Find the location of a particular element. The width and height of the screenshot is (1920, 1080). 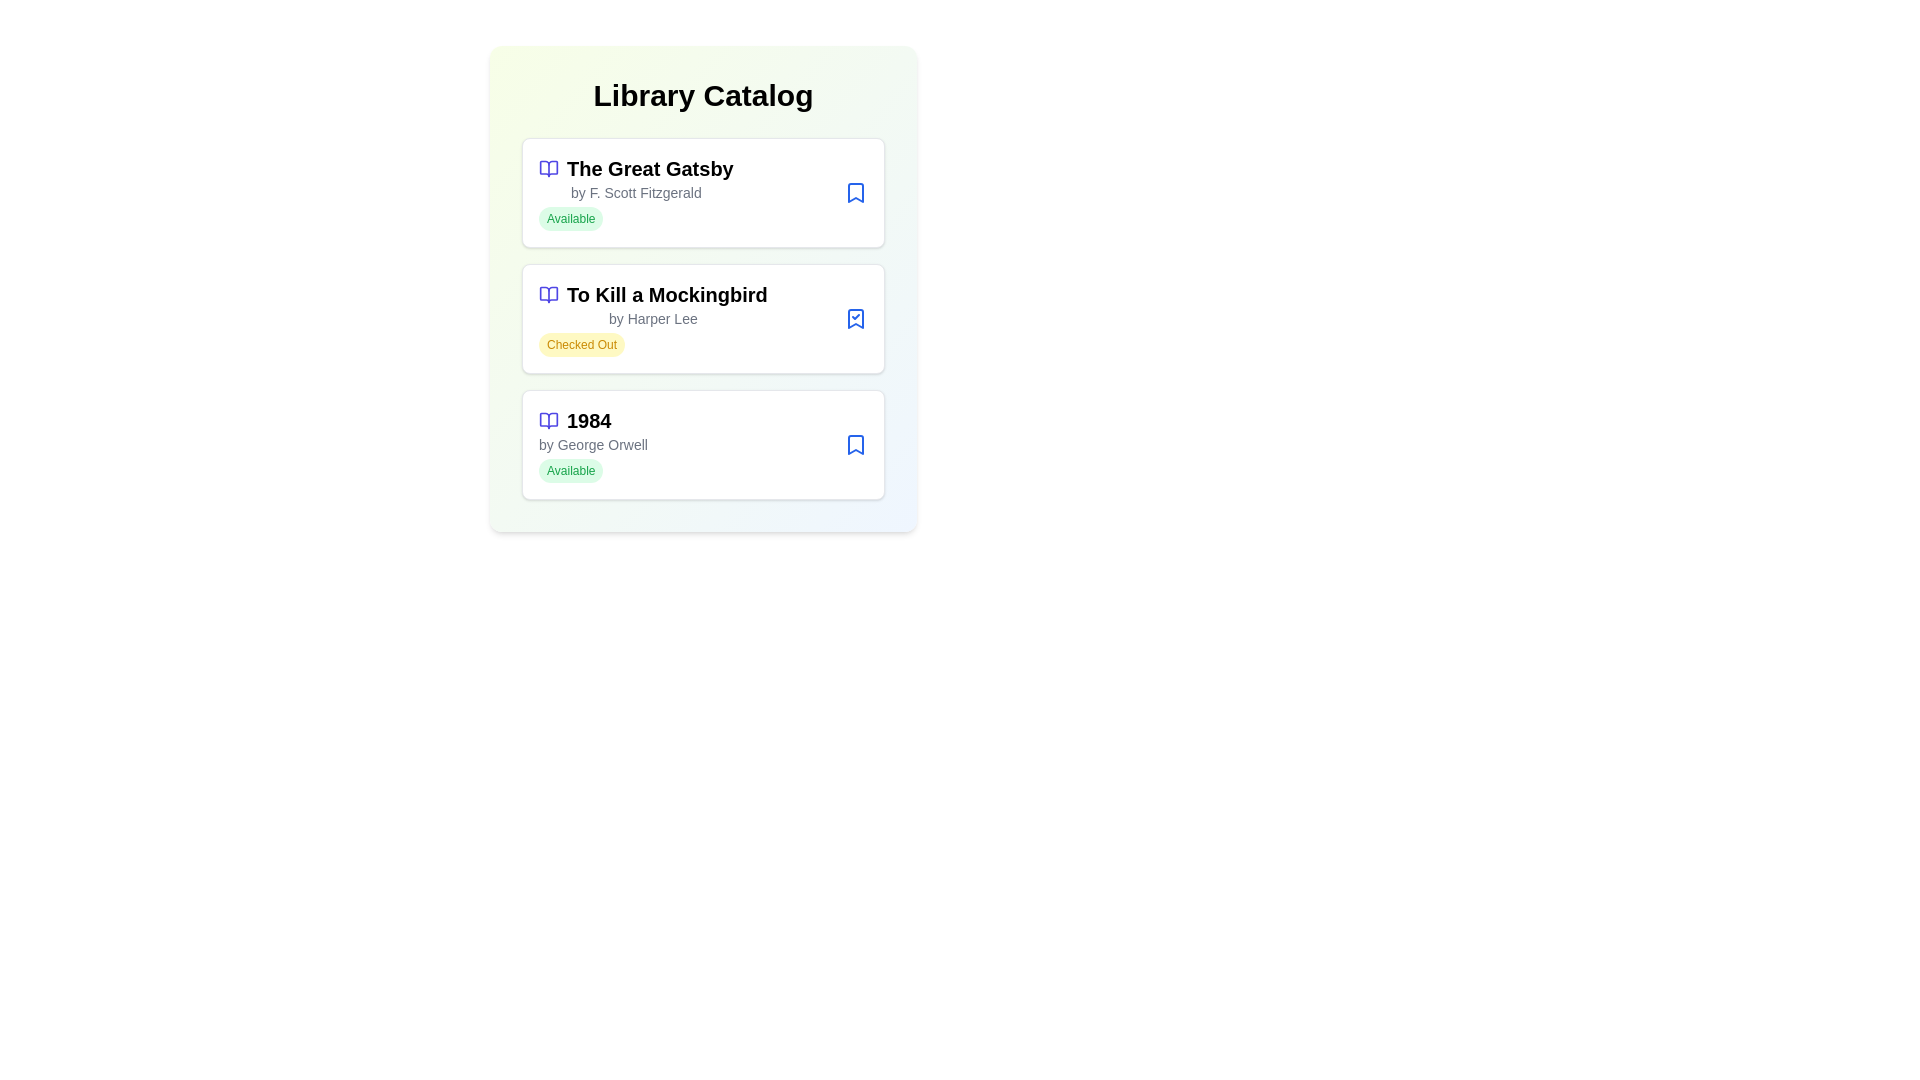

the status button of a book to toggle its availability. Specify the book title as The Great Gatsby is located at coordinates (855, 192).